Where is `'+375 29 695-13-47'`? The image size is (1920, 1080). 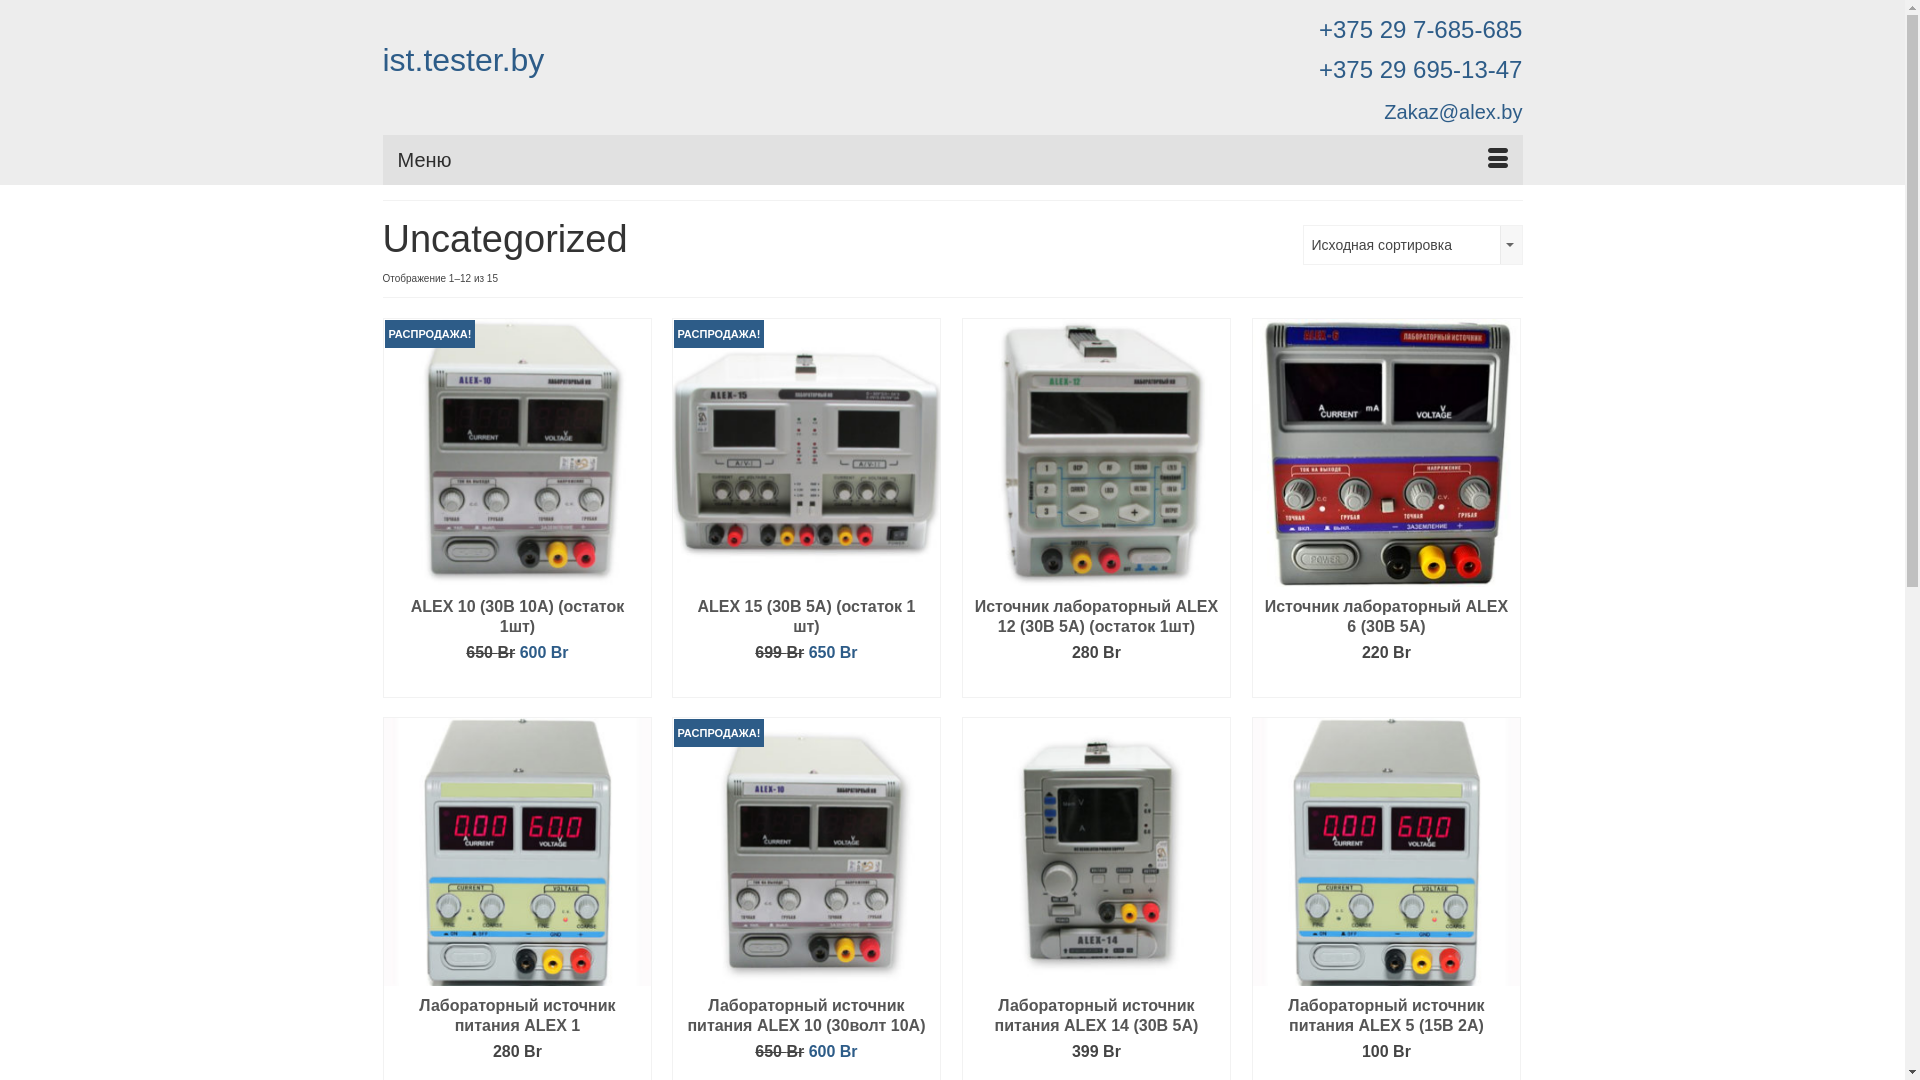
'+375 29 695-13-47' is located at coordinates (1319, 68).